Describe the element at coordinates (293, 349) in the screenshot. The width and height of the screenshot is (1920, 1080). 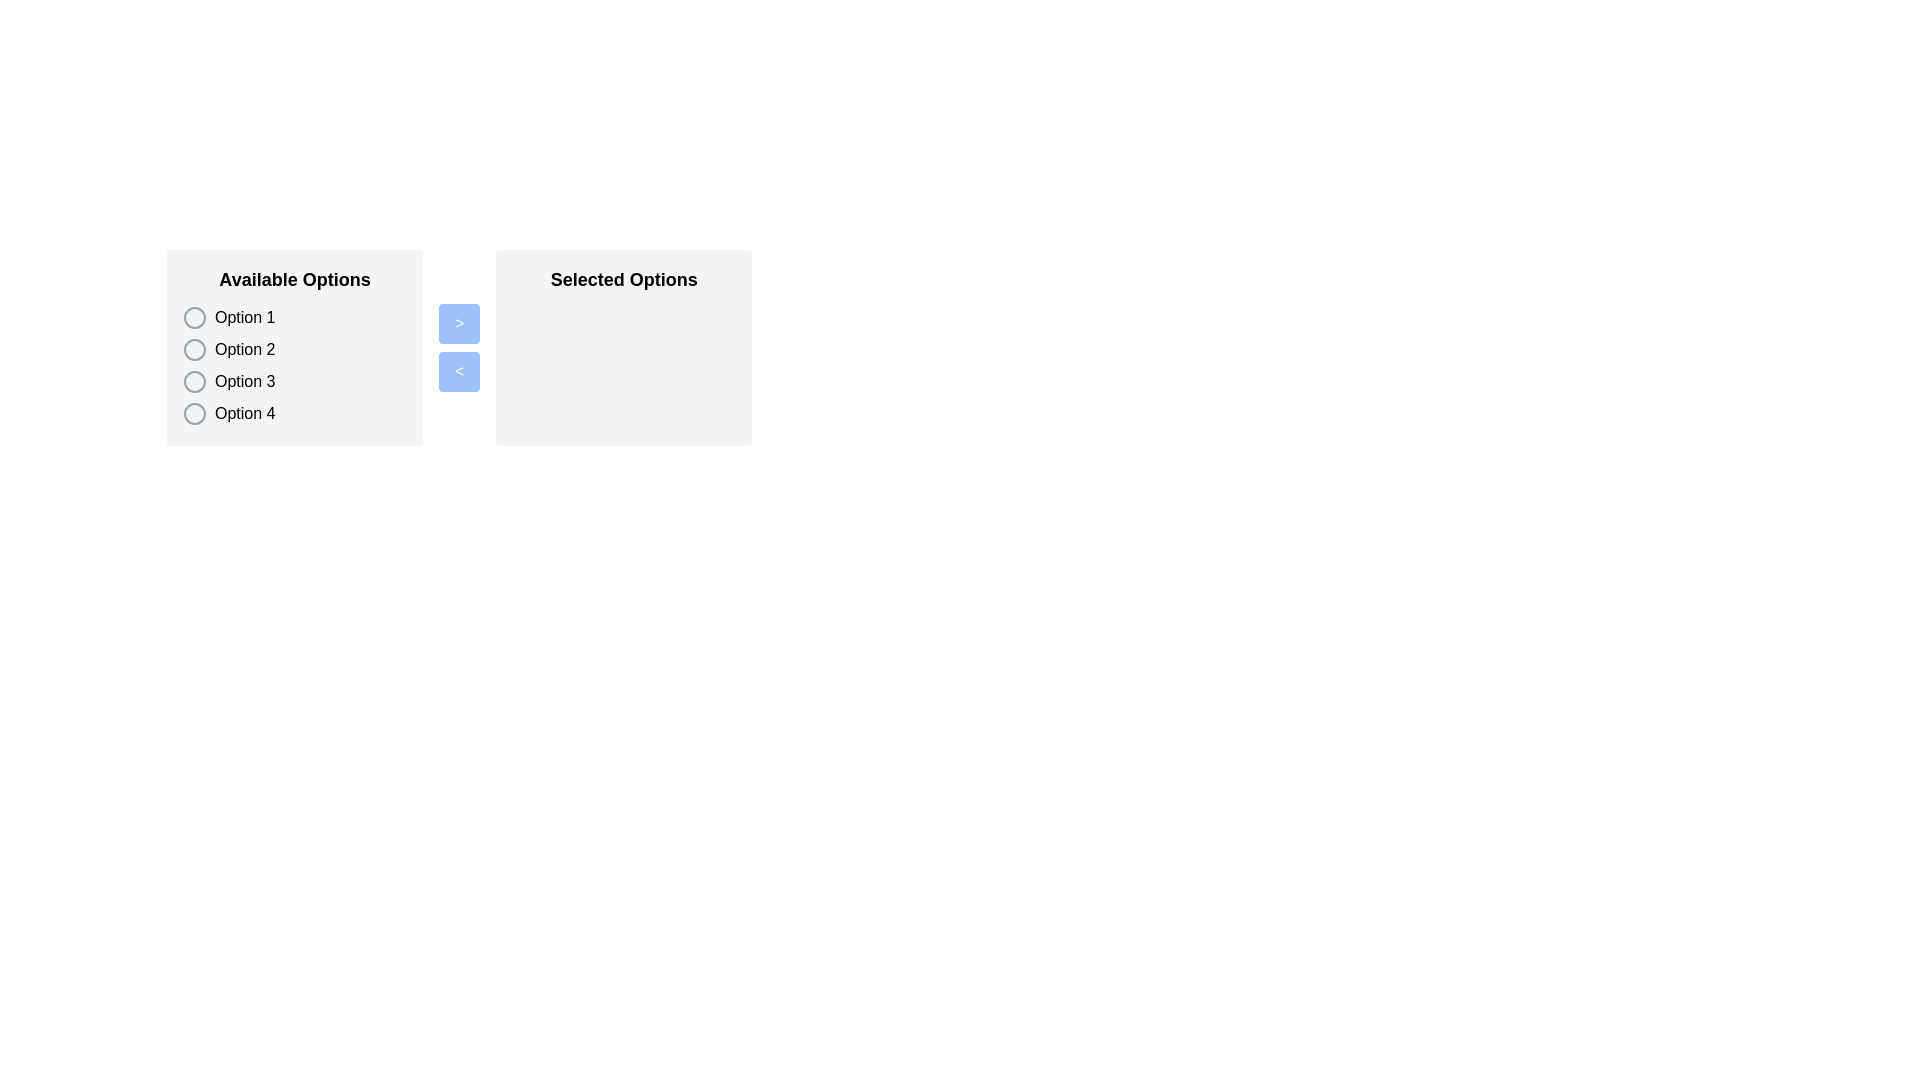
I see `the radio button labeled 'Option 2' in the list of available options` at that location.